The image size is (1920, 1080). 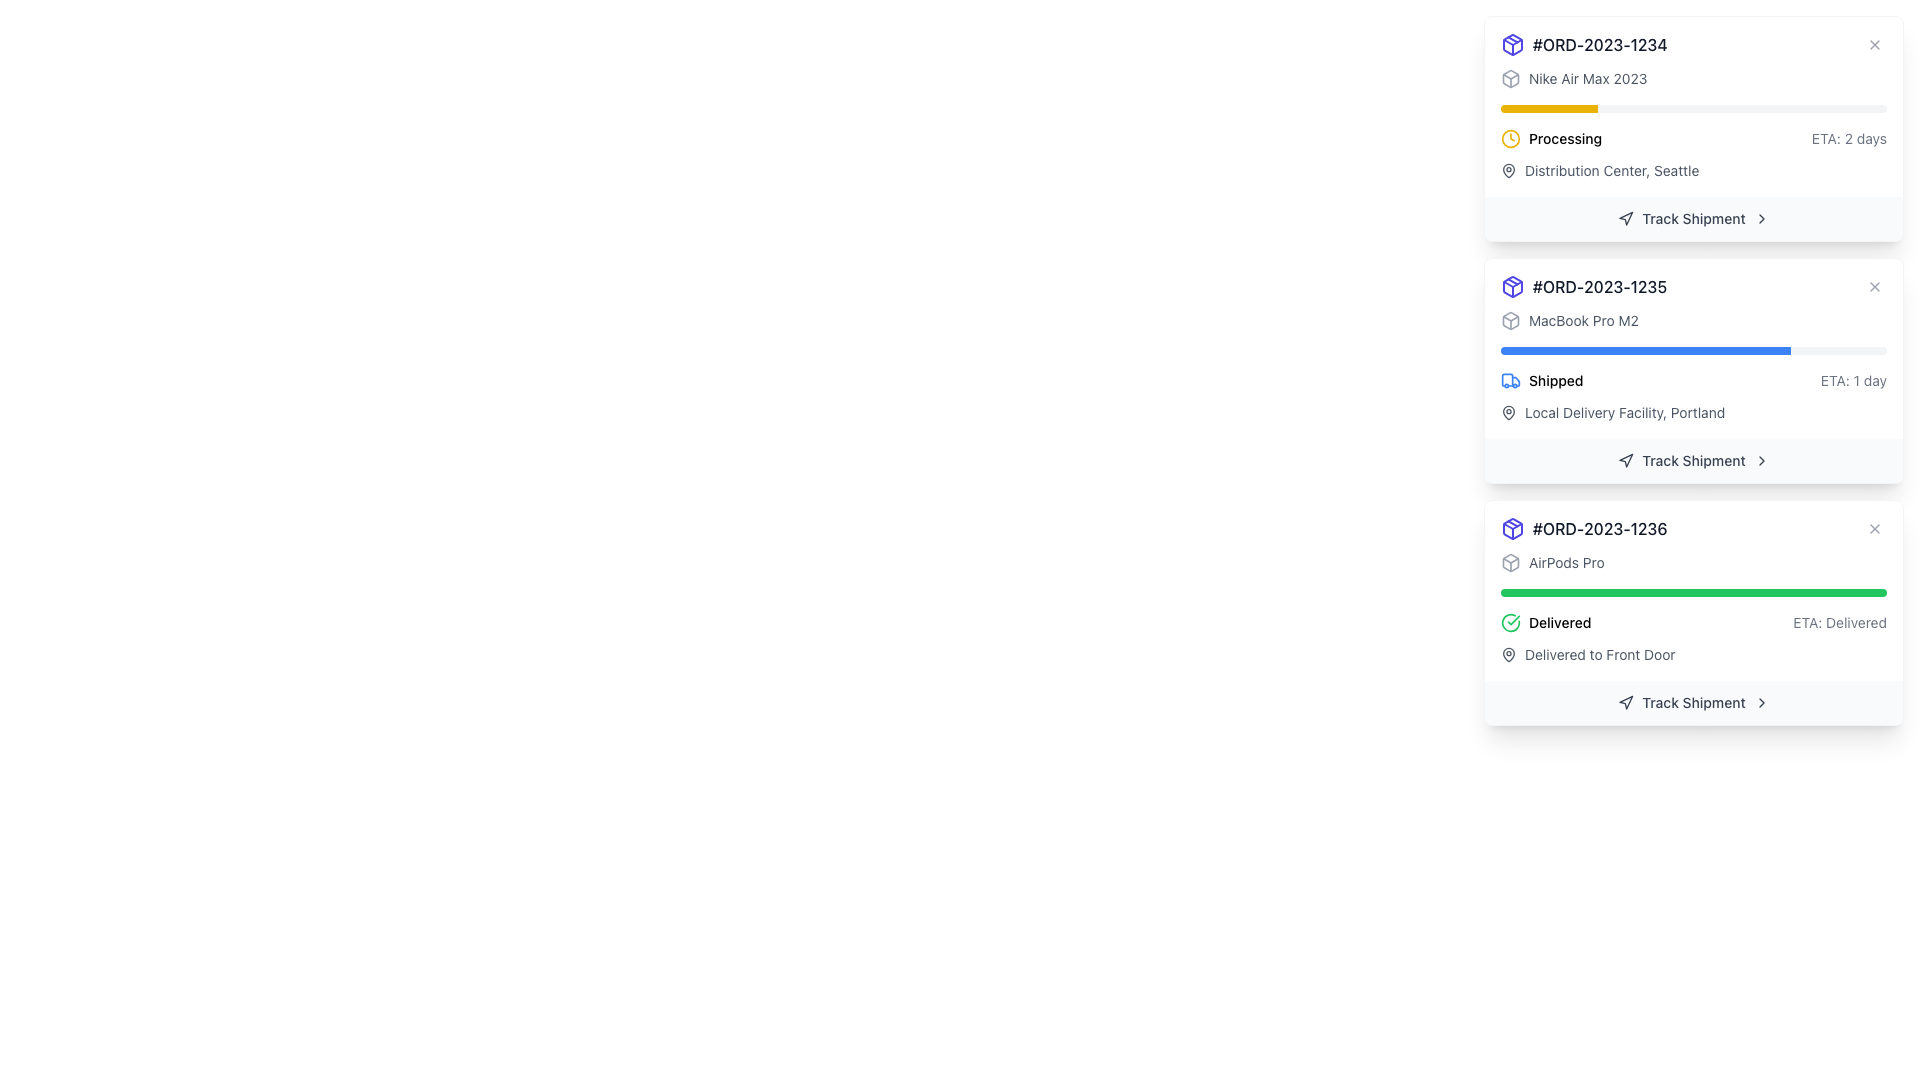 What do you see at coordinates (1587, 77) in the screenshot?
I see `the text label displaying 'Nike Air Max 2023', which is styled in a small, gray font and indicates a product's name` at bounding box center [1587, 77].